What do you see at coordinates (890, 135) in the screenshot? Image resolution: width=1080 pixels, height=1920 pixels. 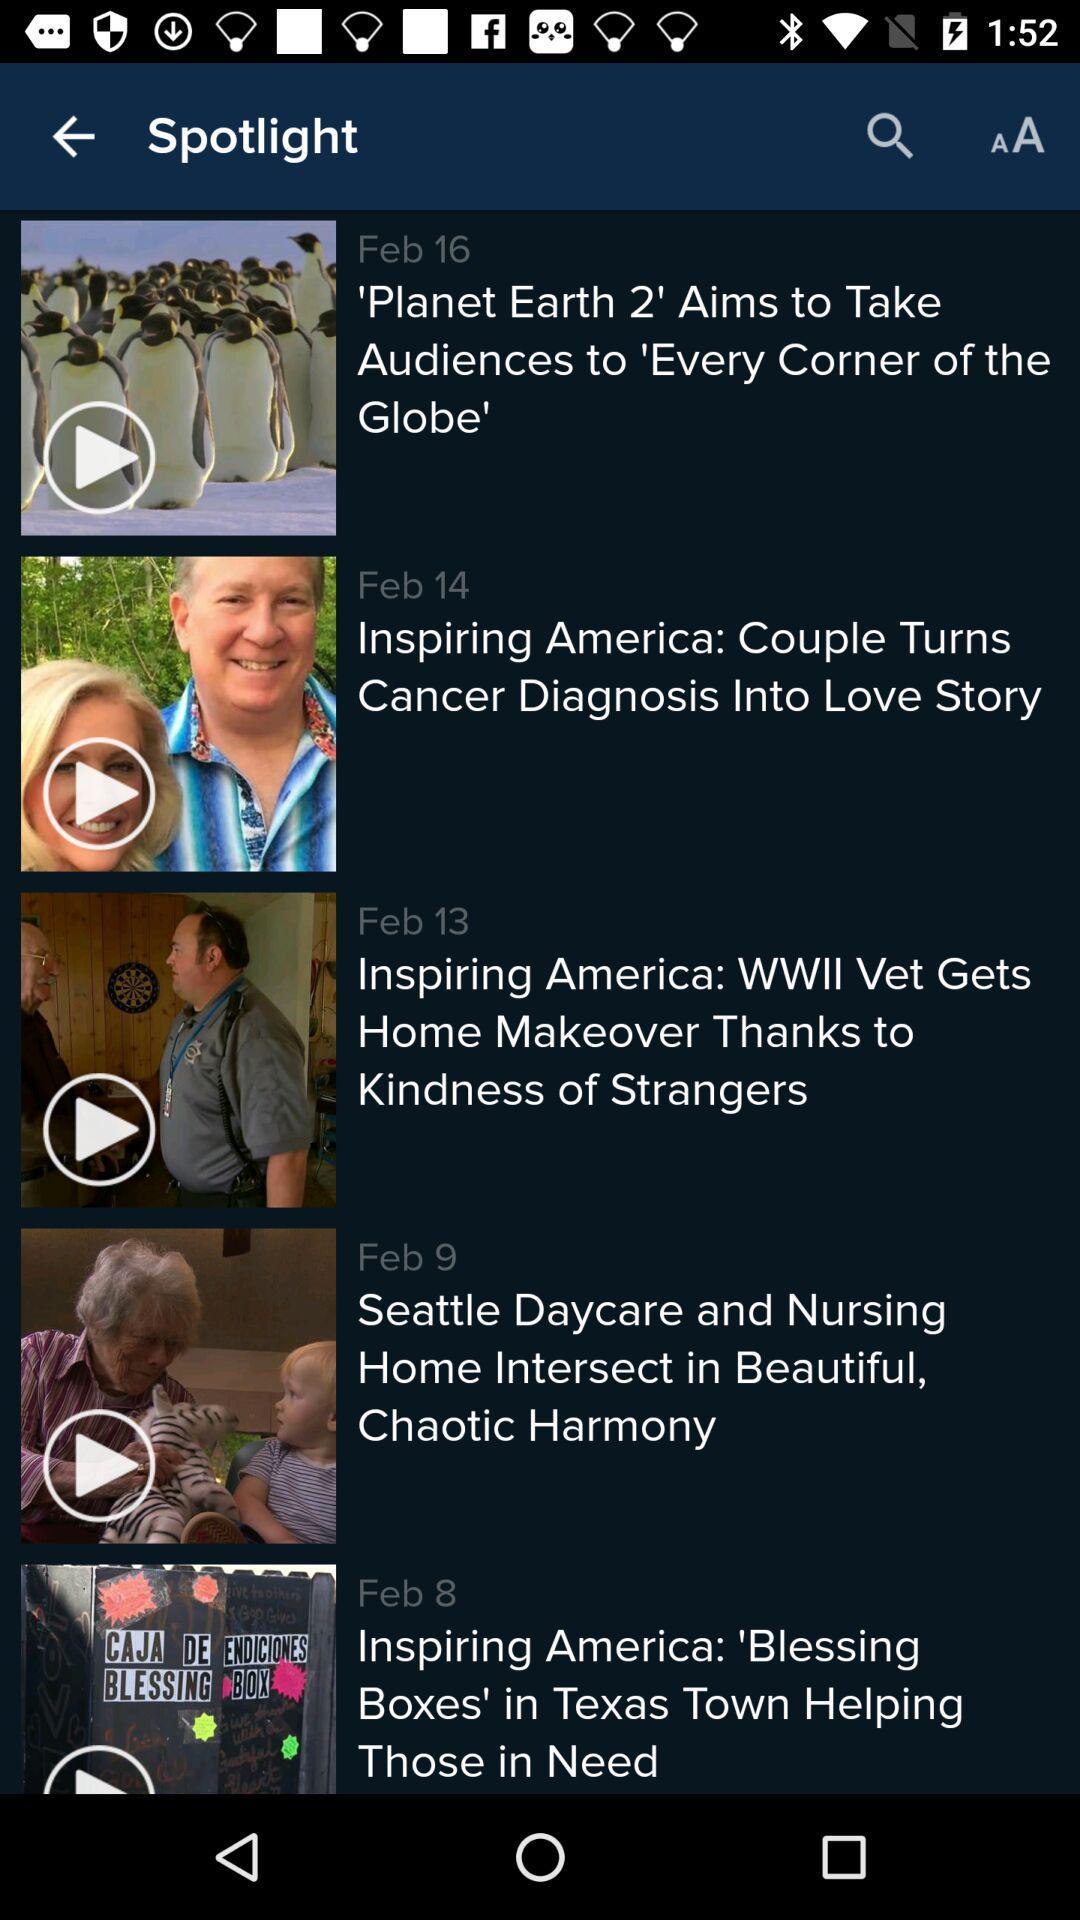 I see `the icon to the right of spotlight` at bounding box center [890, 135].